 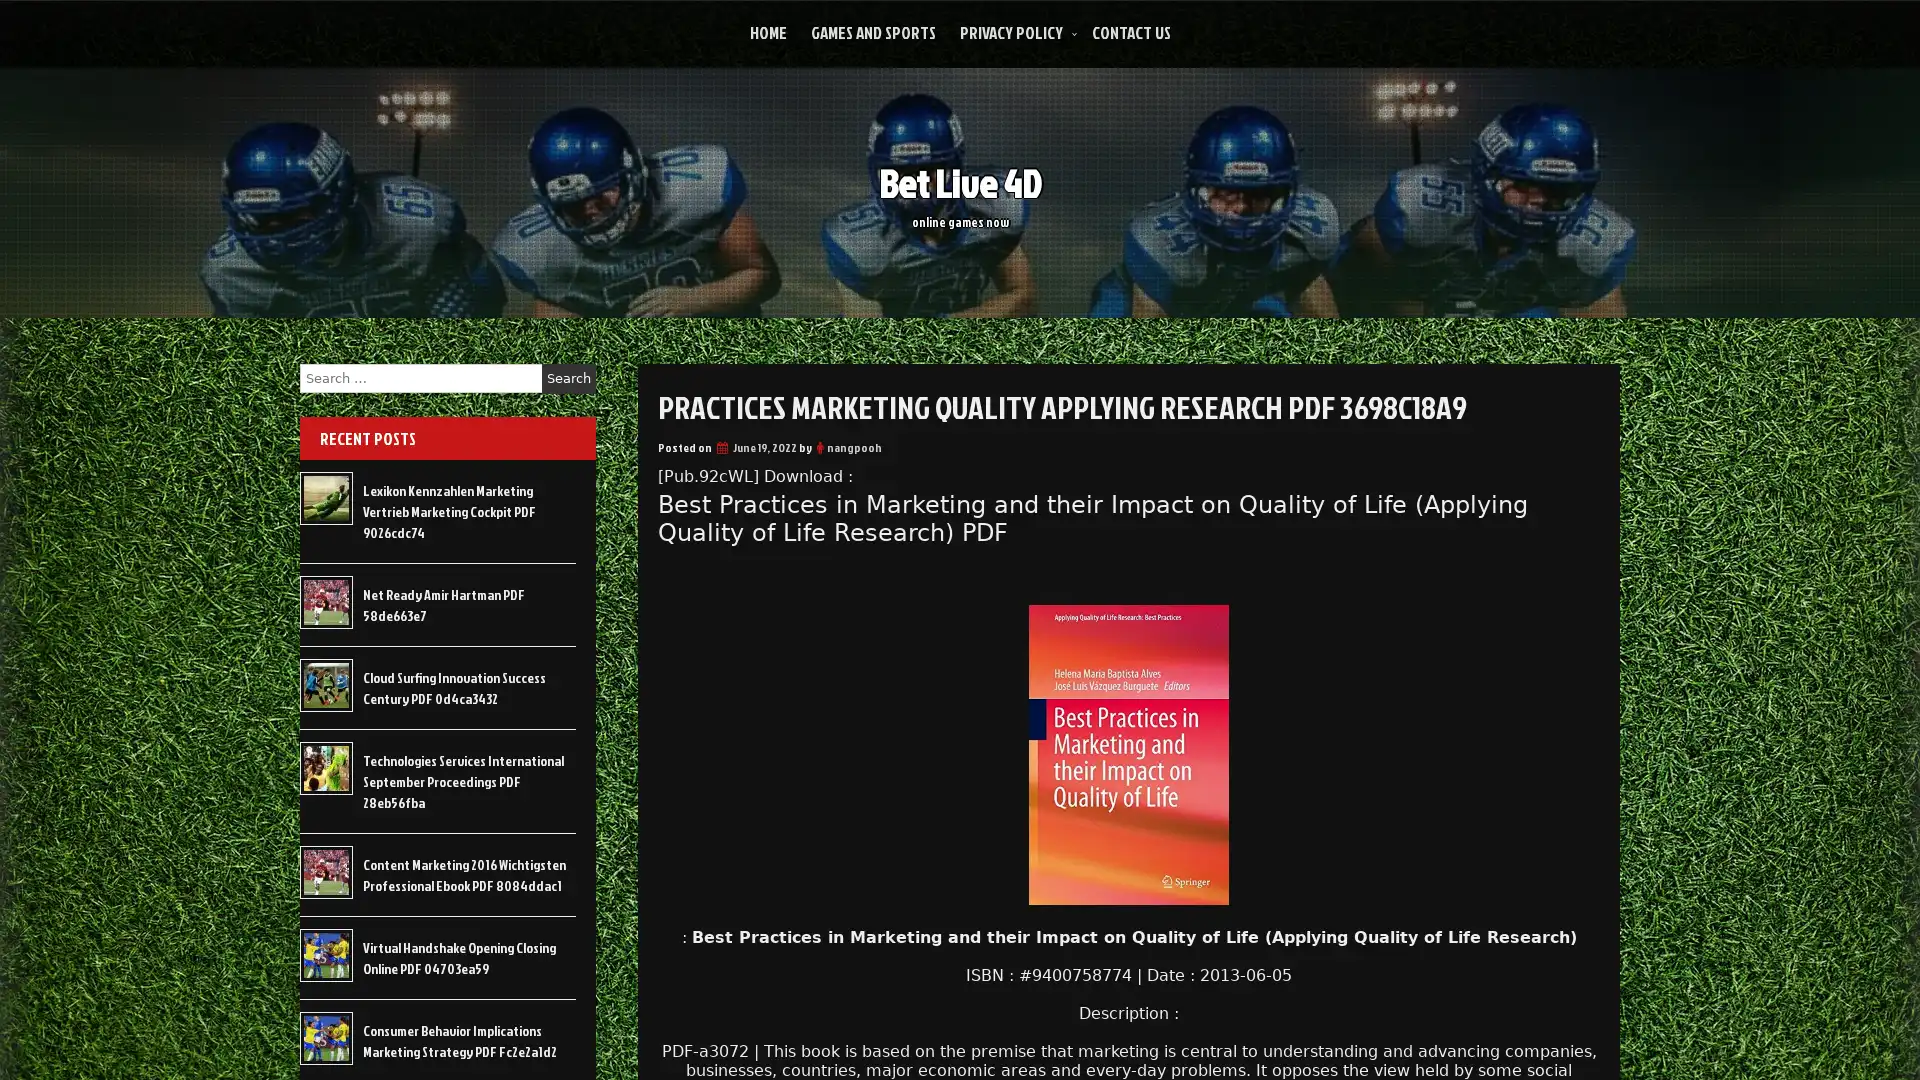 I want to click on Search, so click(x=568, y=378).